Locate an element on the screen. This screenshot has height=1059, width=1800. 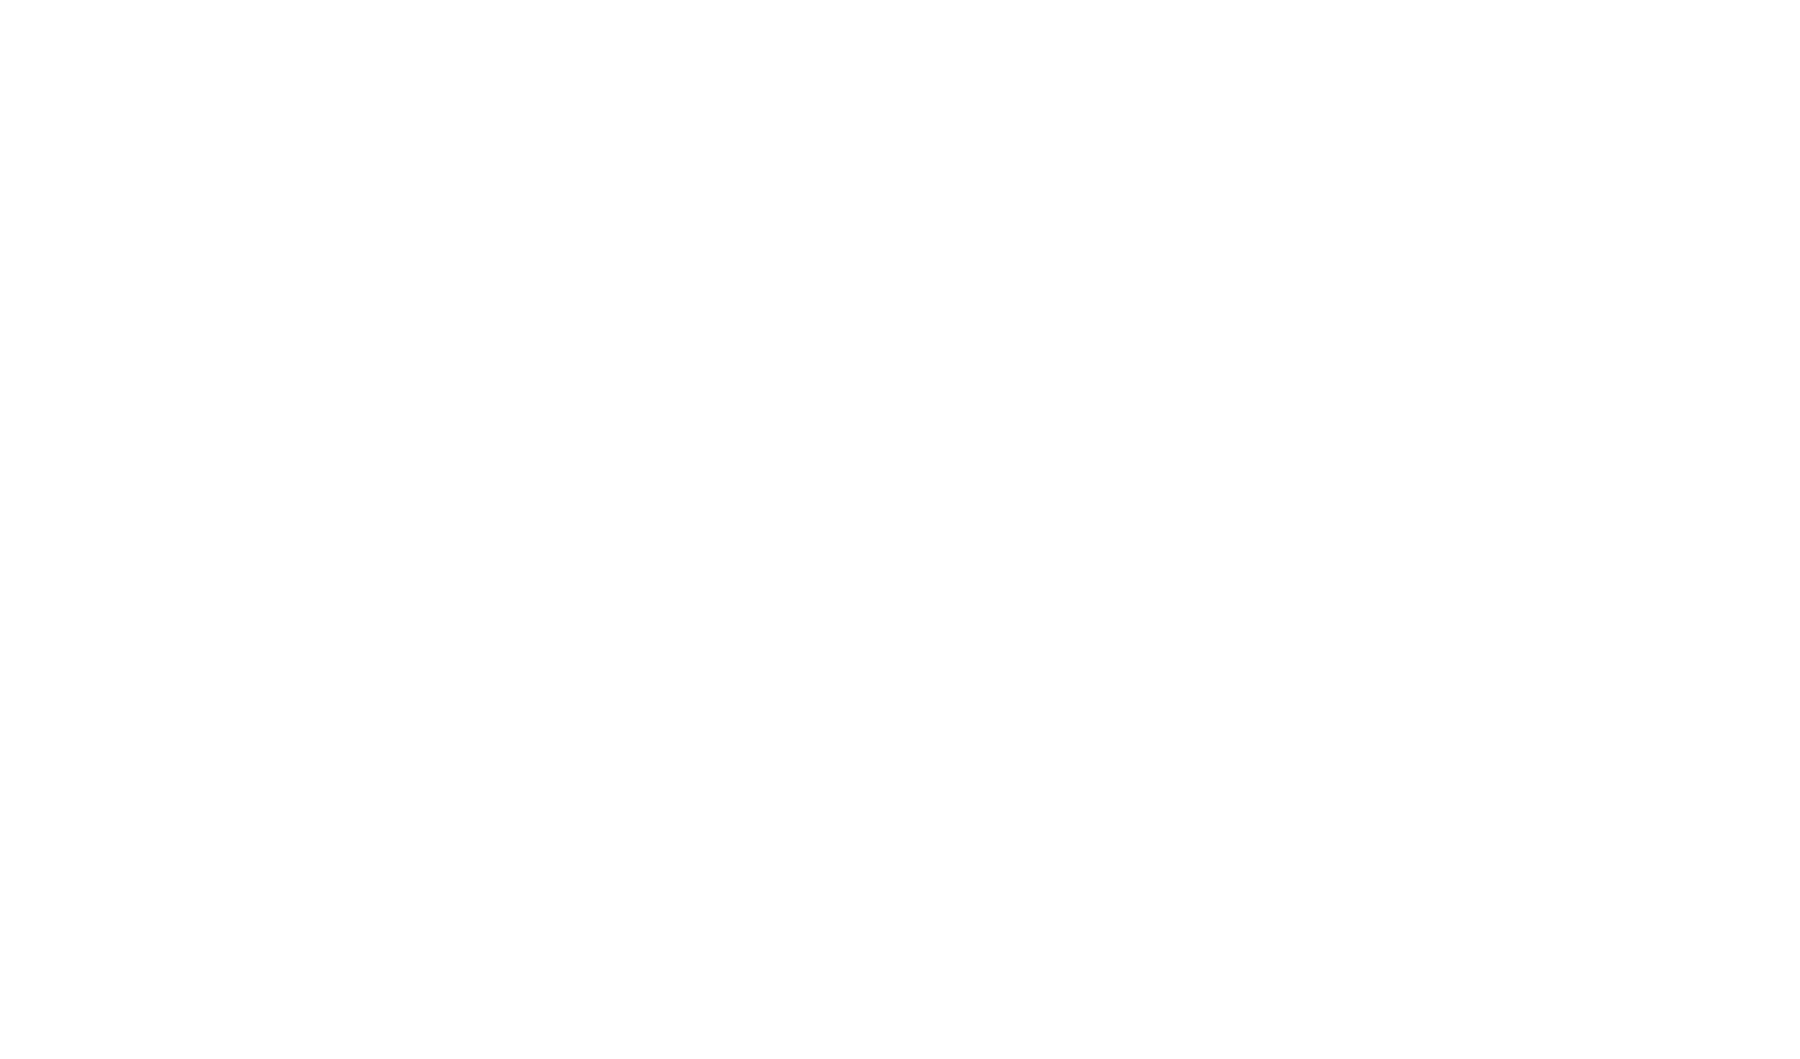
'Come to the hotel' is located at coordinates (1490, 681).